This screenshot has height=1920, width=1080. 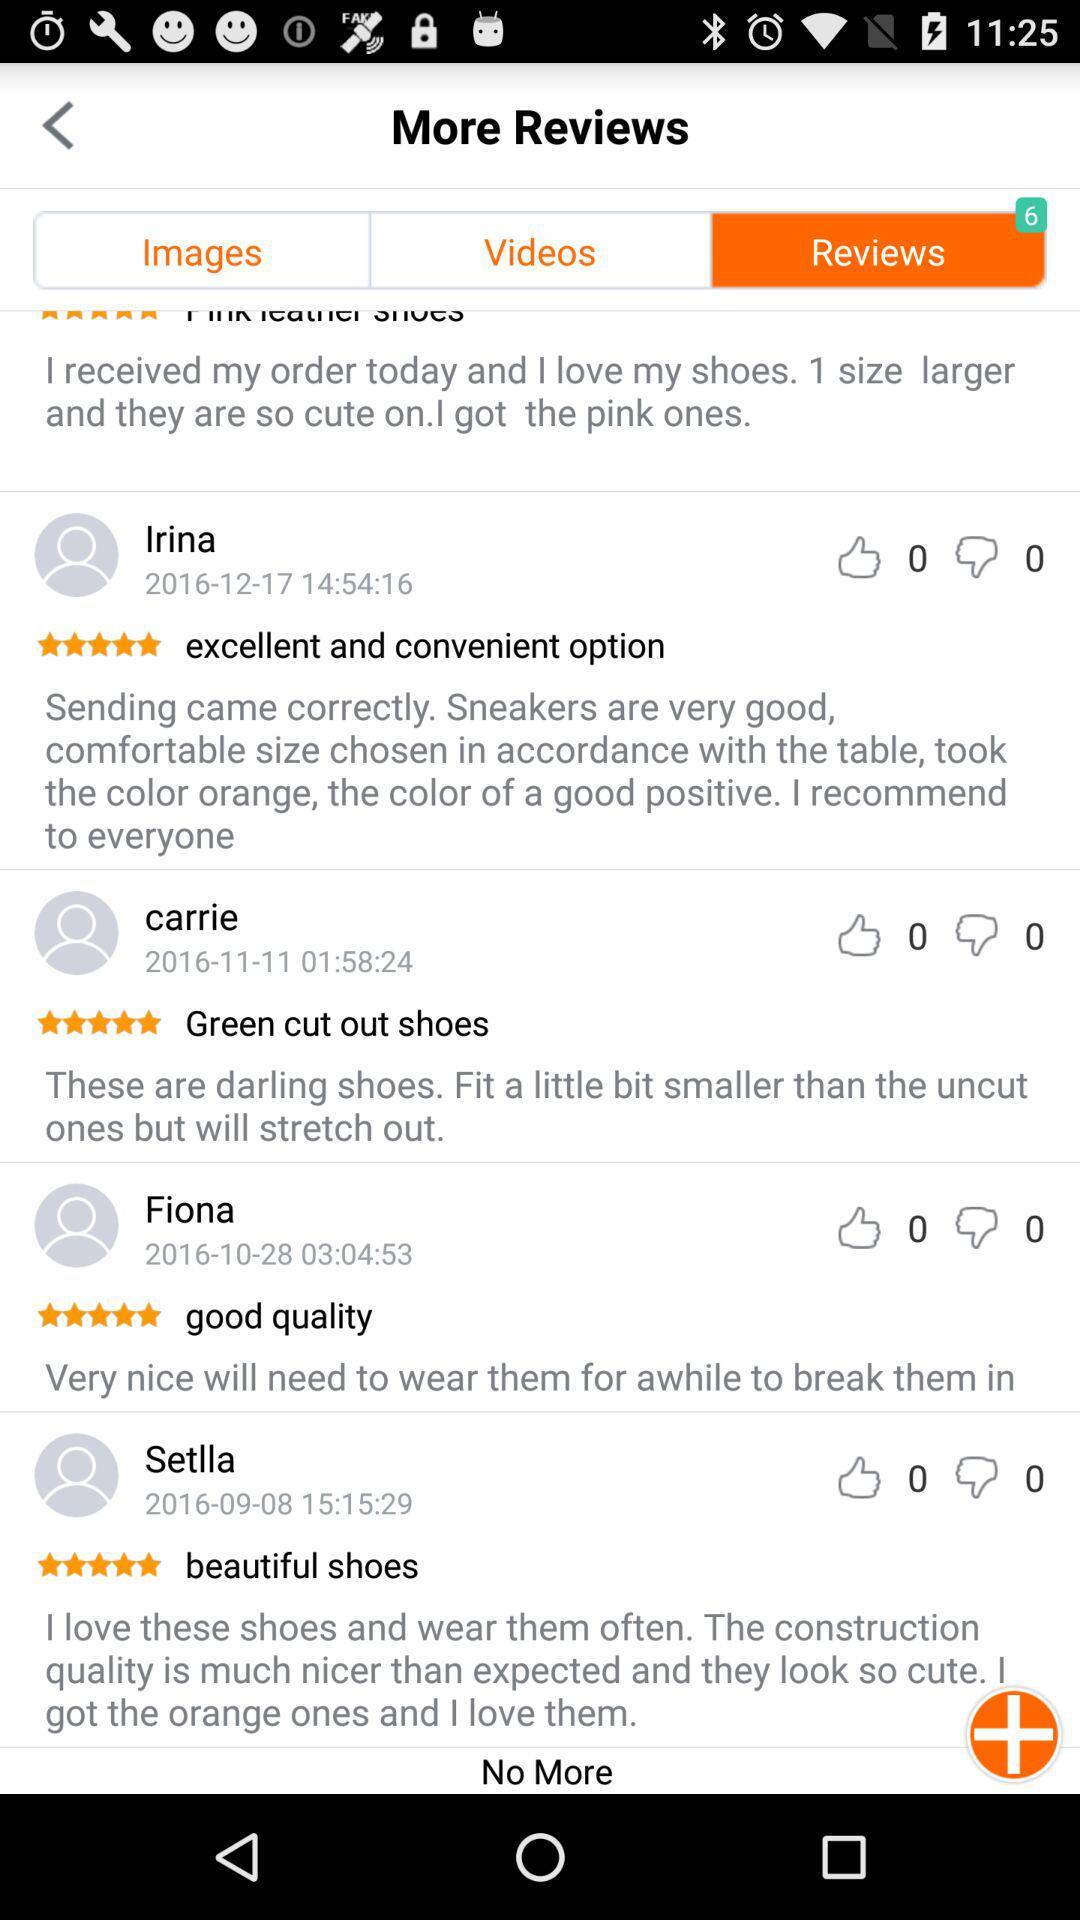 What do you see at coordinates (975, 1477) in the screenshot?
I see `choose dislike option` at bounding box center [975, 1477].